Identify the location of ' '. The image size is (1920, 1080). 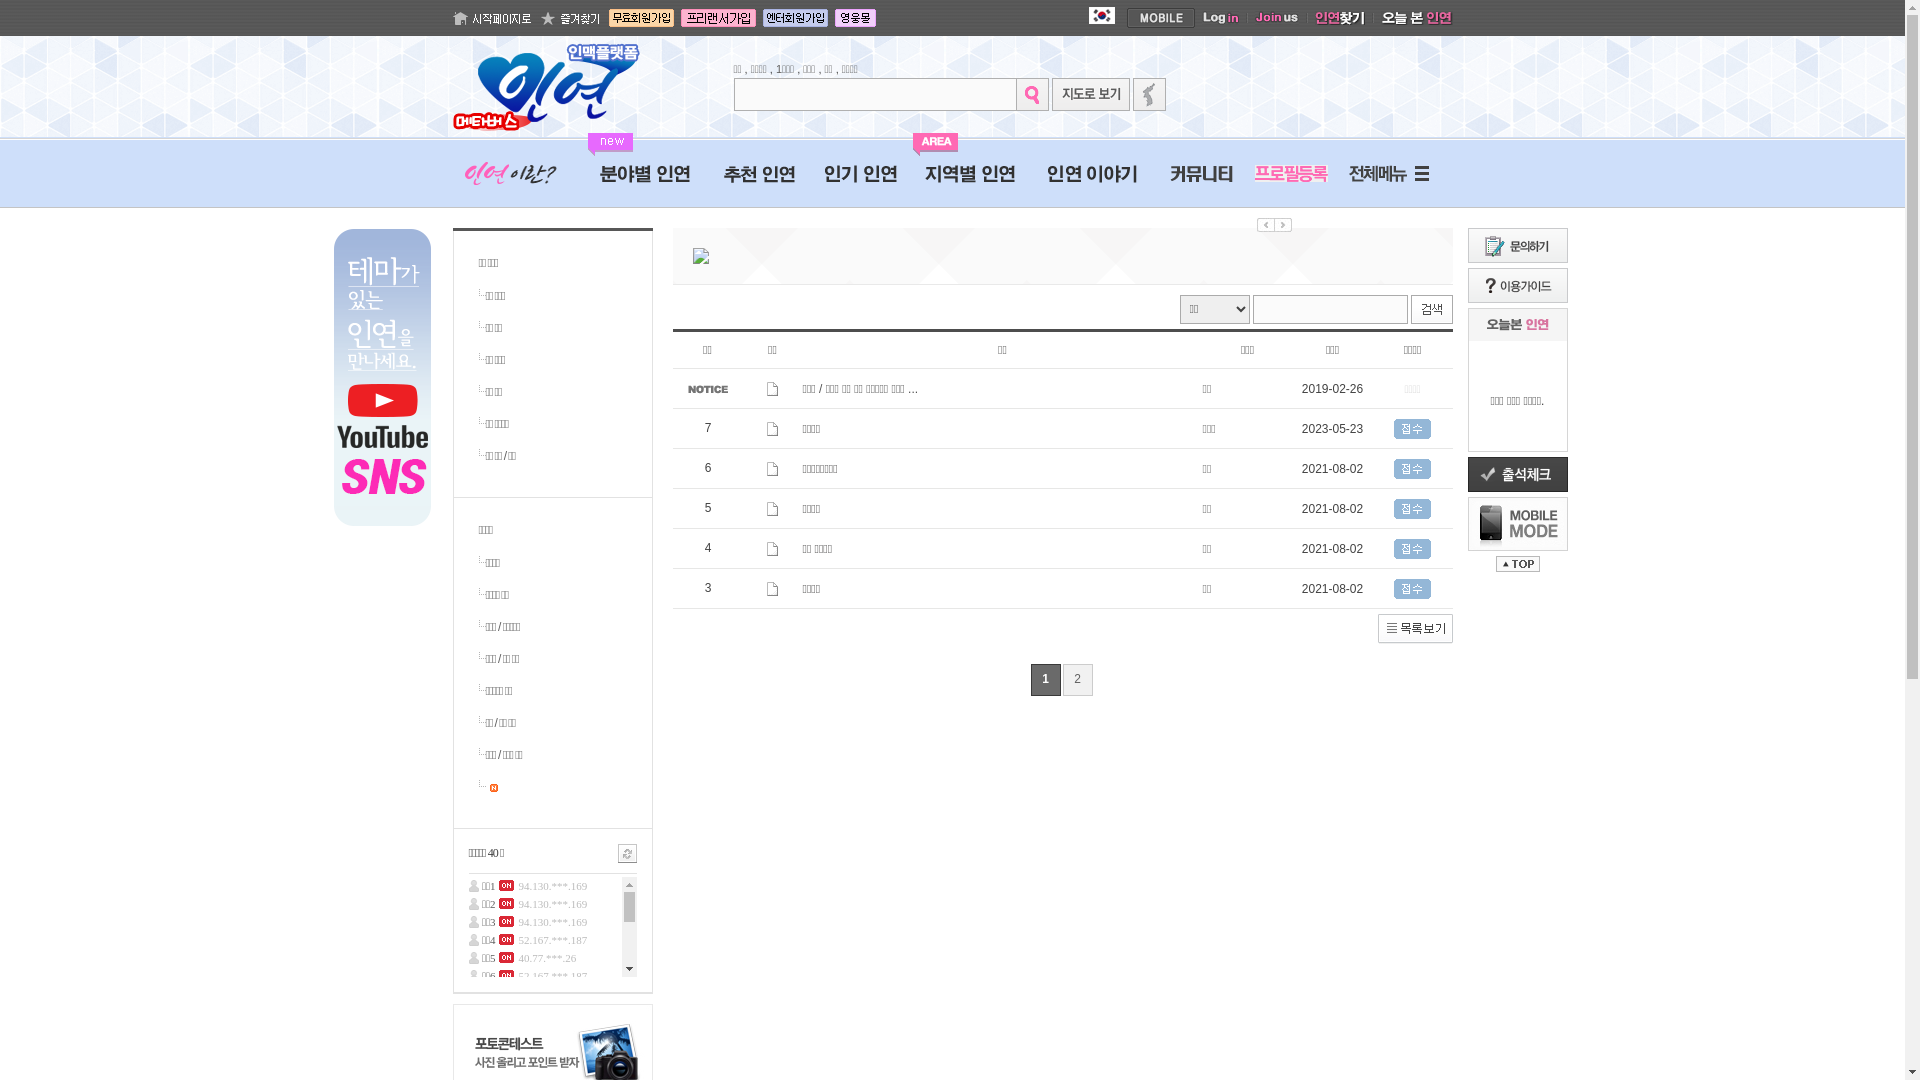
(492, 785).